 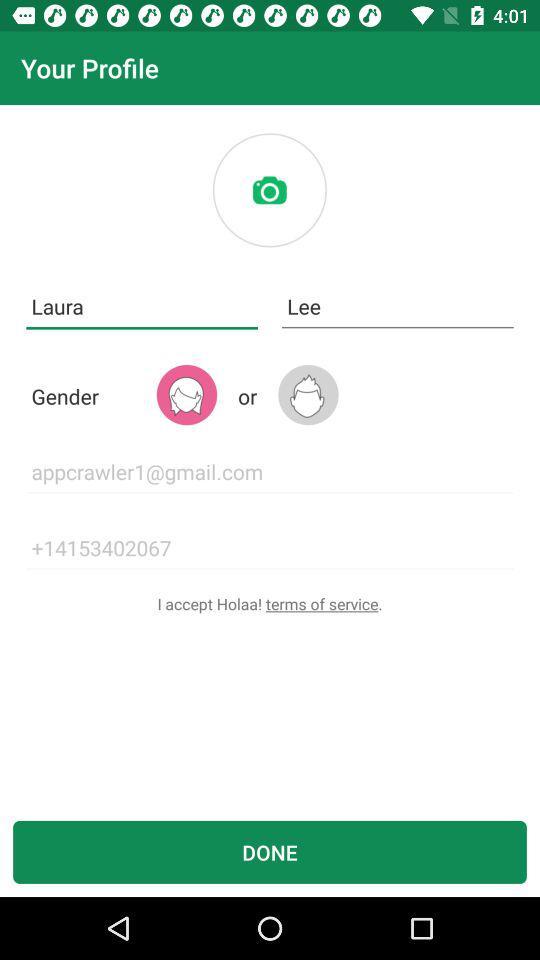 What do you see at coordinates (270, 472) in the screenshot?
I see `icon below the or item` at bounding box center [270, 472].